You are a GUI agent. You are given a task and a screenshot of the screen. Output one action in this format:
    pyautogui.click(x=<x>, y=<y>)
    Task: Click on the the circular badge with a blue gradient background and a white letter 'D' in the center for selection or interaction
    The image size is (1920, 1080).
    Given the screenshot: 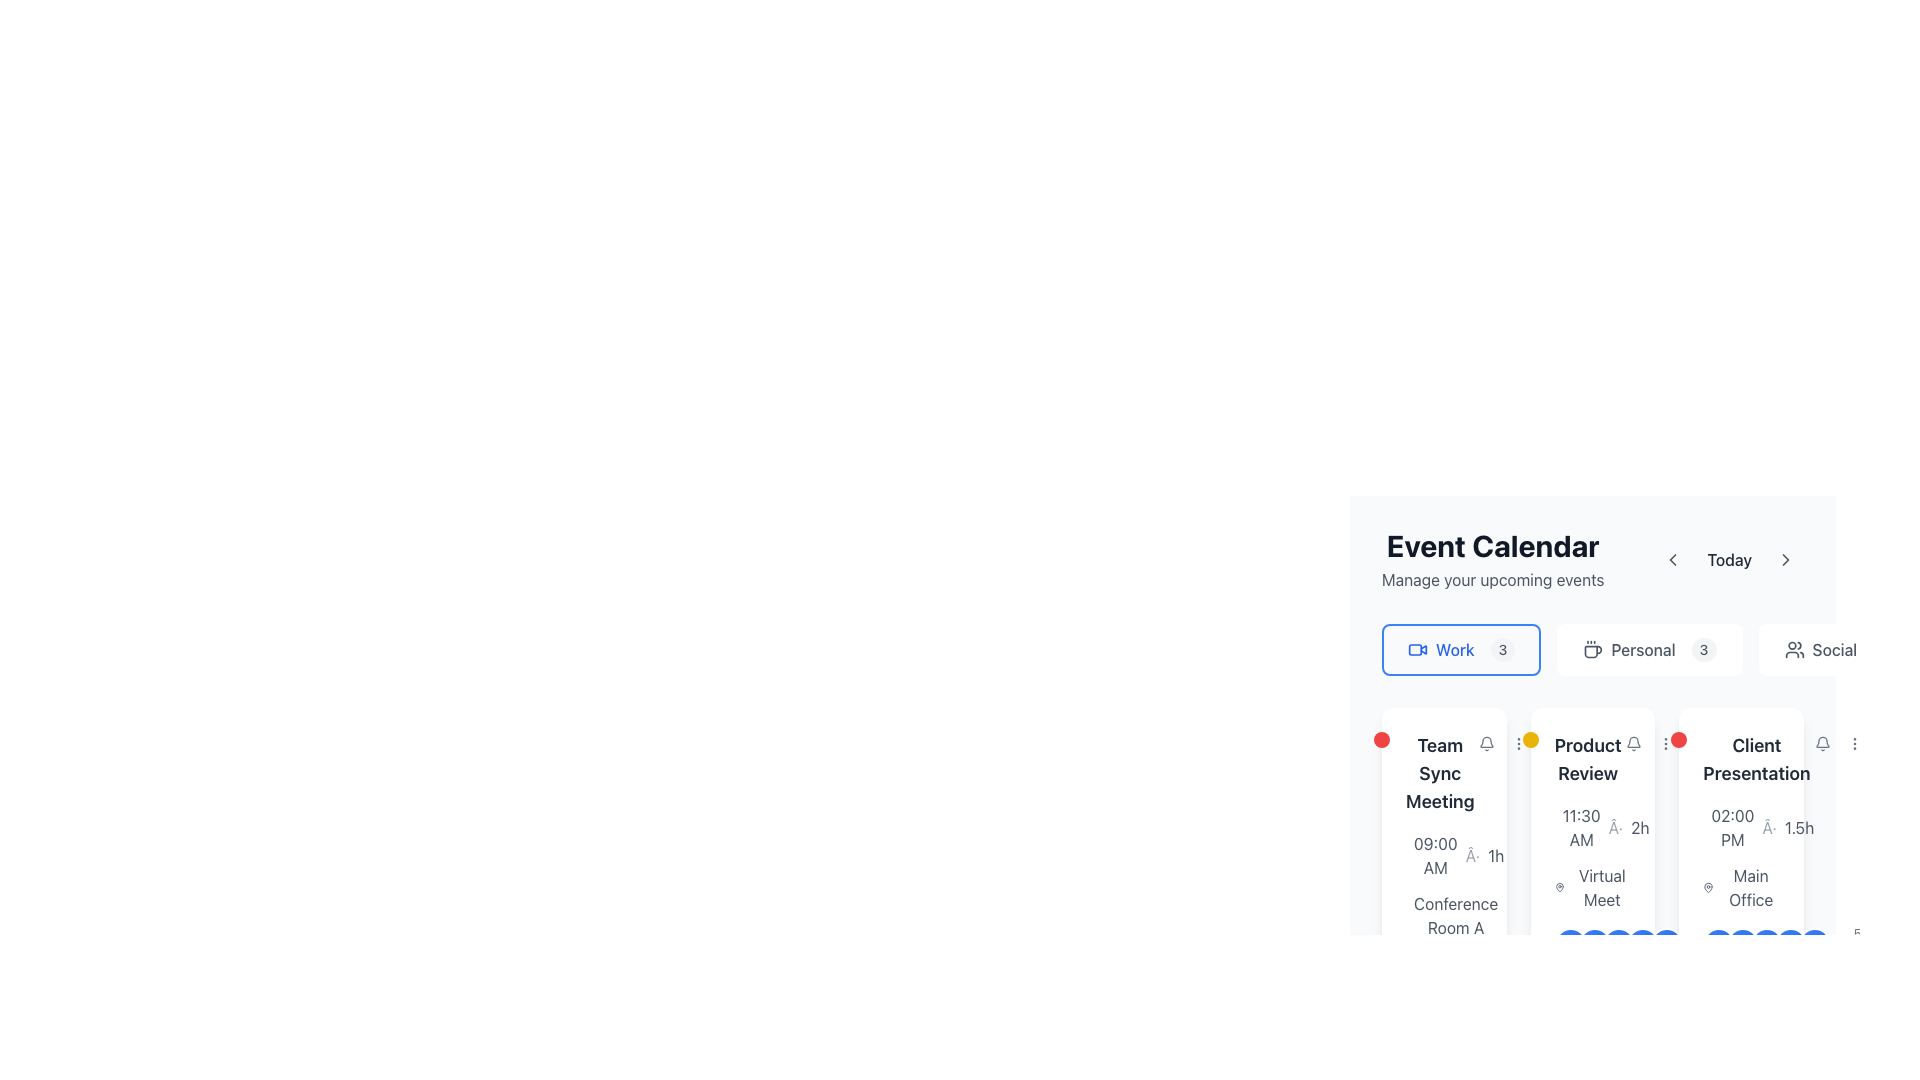 What is the action you would take?
    pyautogui.click(x=1791, y=944)
    